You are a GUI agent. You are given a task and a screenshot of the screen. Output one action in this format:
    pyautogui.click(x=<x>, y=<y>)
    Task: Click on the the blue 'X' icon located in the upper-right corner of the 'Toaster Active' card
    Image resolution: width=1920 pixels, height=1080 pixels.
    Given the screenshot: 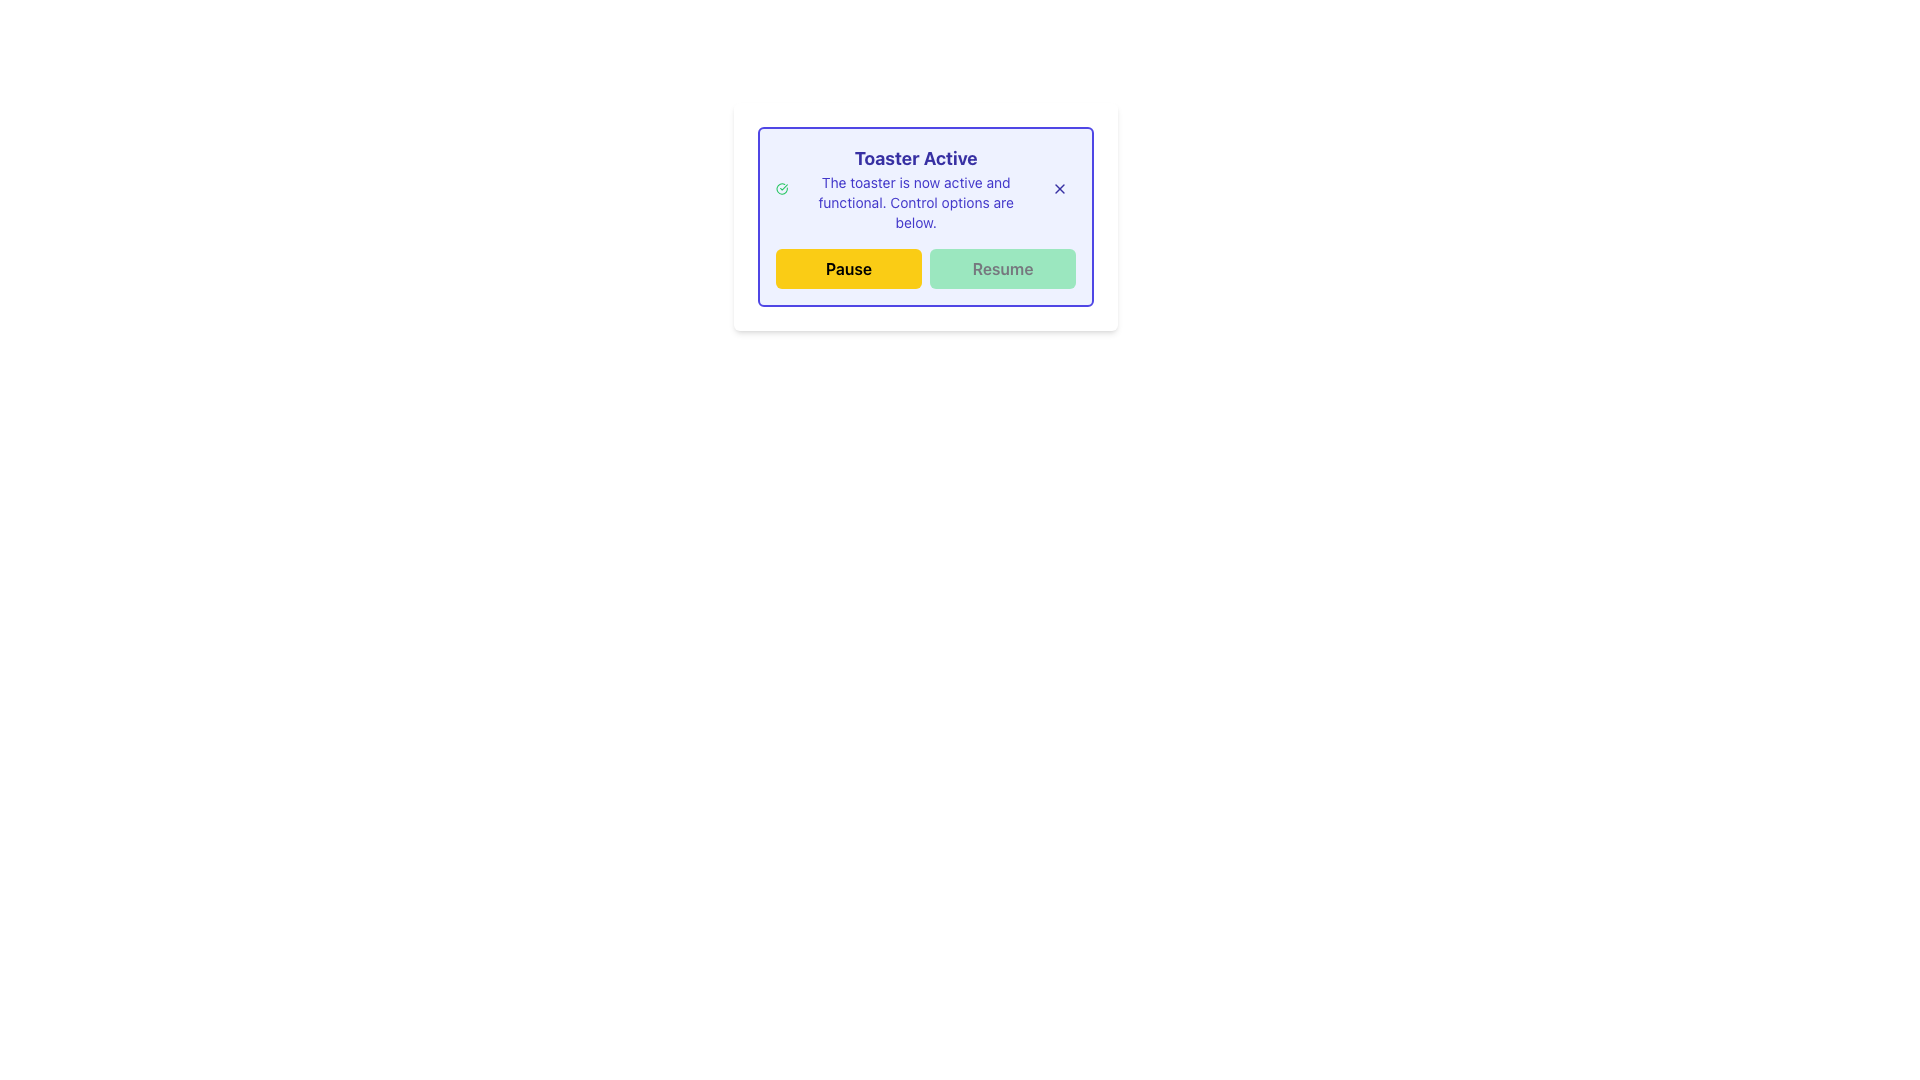 What is the action you would take?
    pyautogui.click(x=1059, y=189)
    